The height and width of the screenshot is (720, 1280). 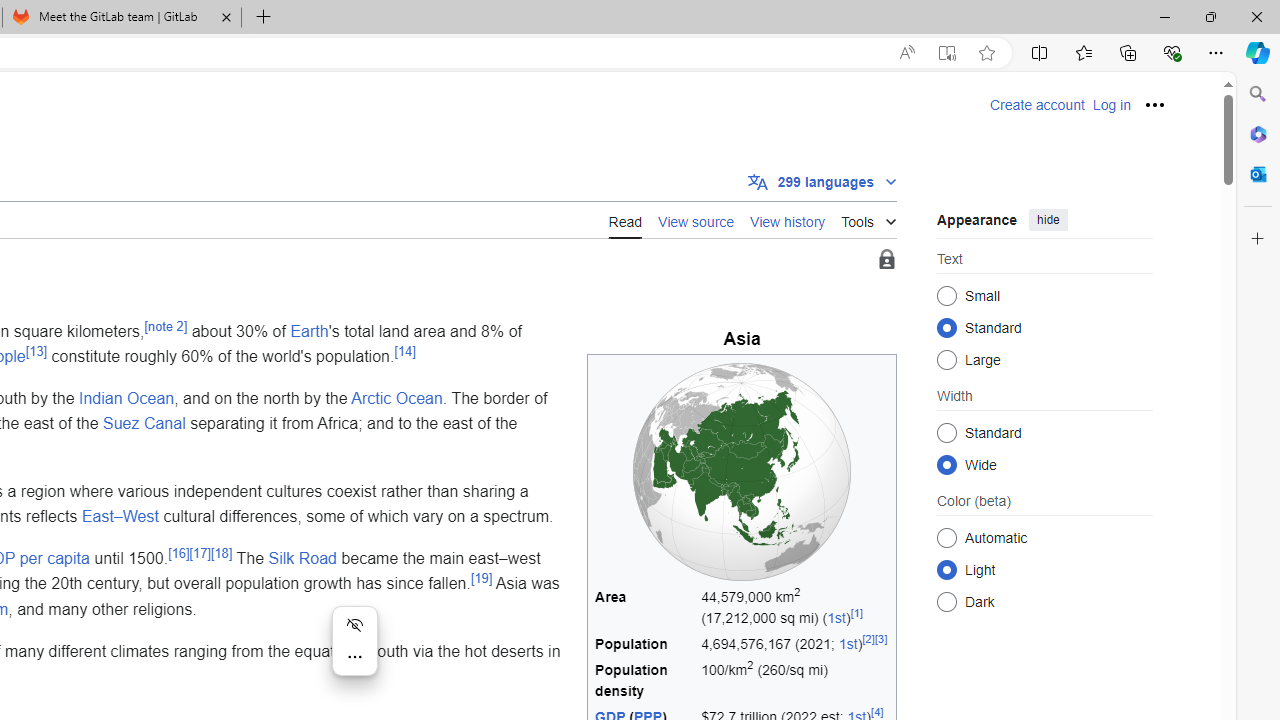 I want to click on 'Standard', so click(x=946, y=431).